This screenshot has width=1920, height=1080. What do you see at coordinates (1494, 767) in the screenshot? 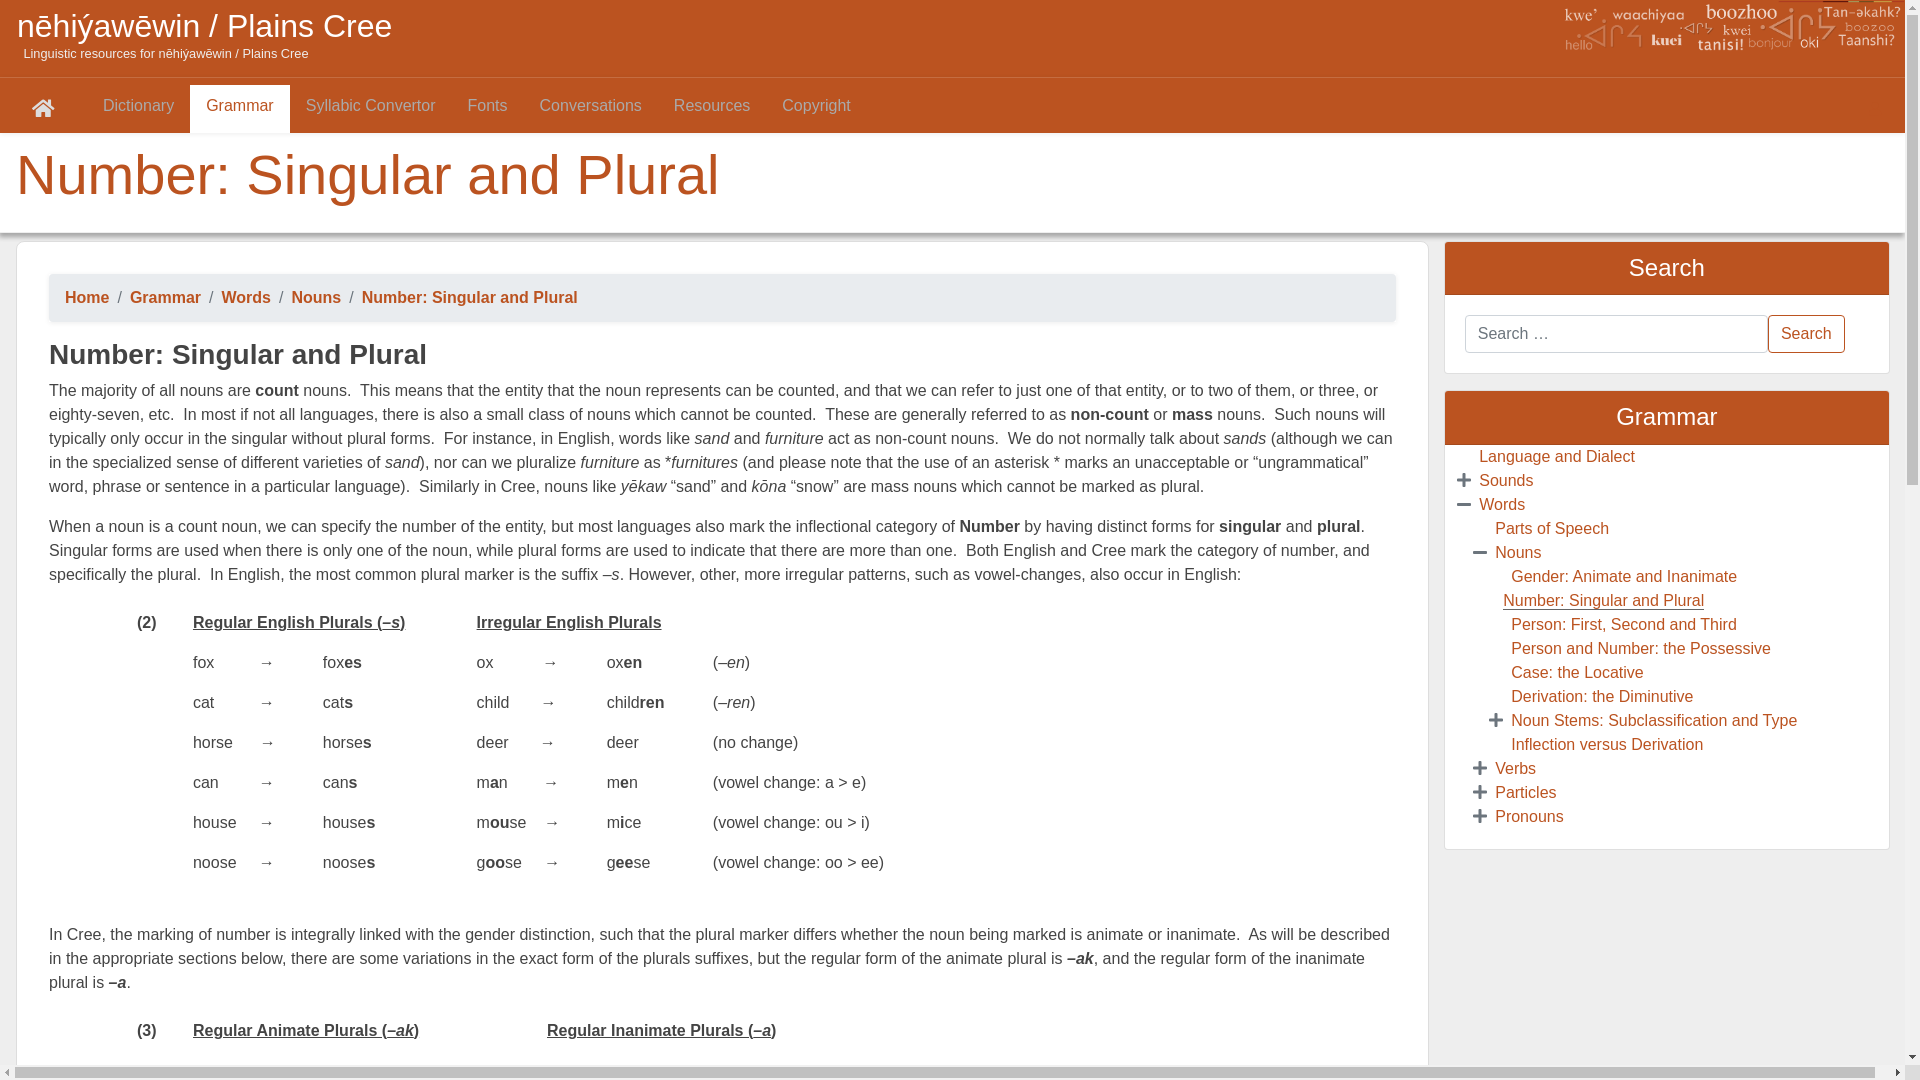
I see `'Verbs'` at bounding box center [1494, 767].